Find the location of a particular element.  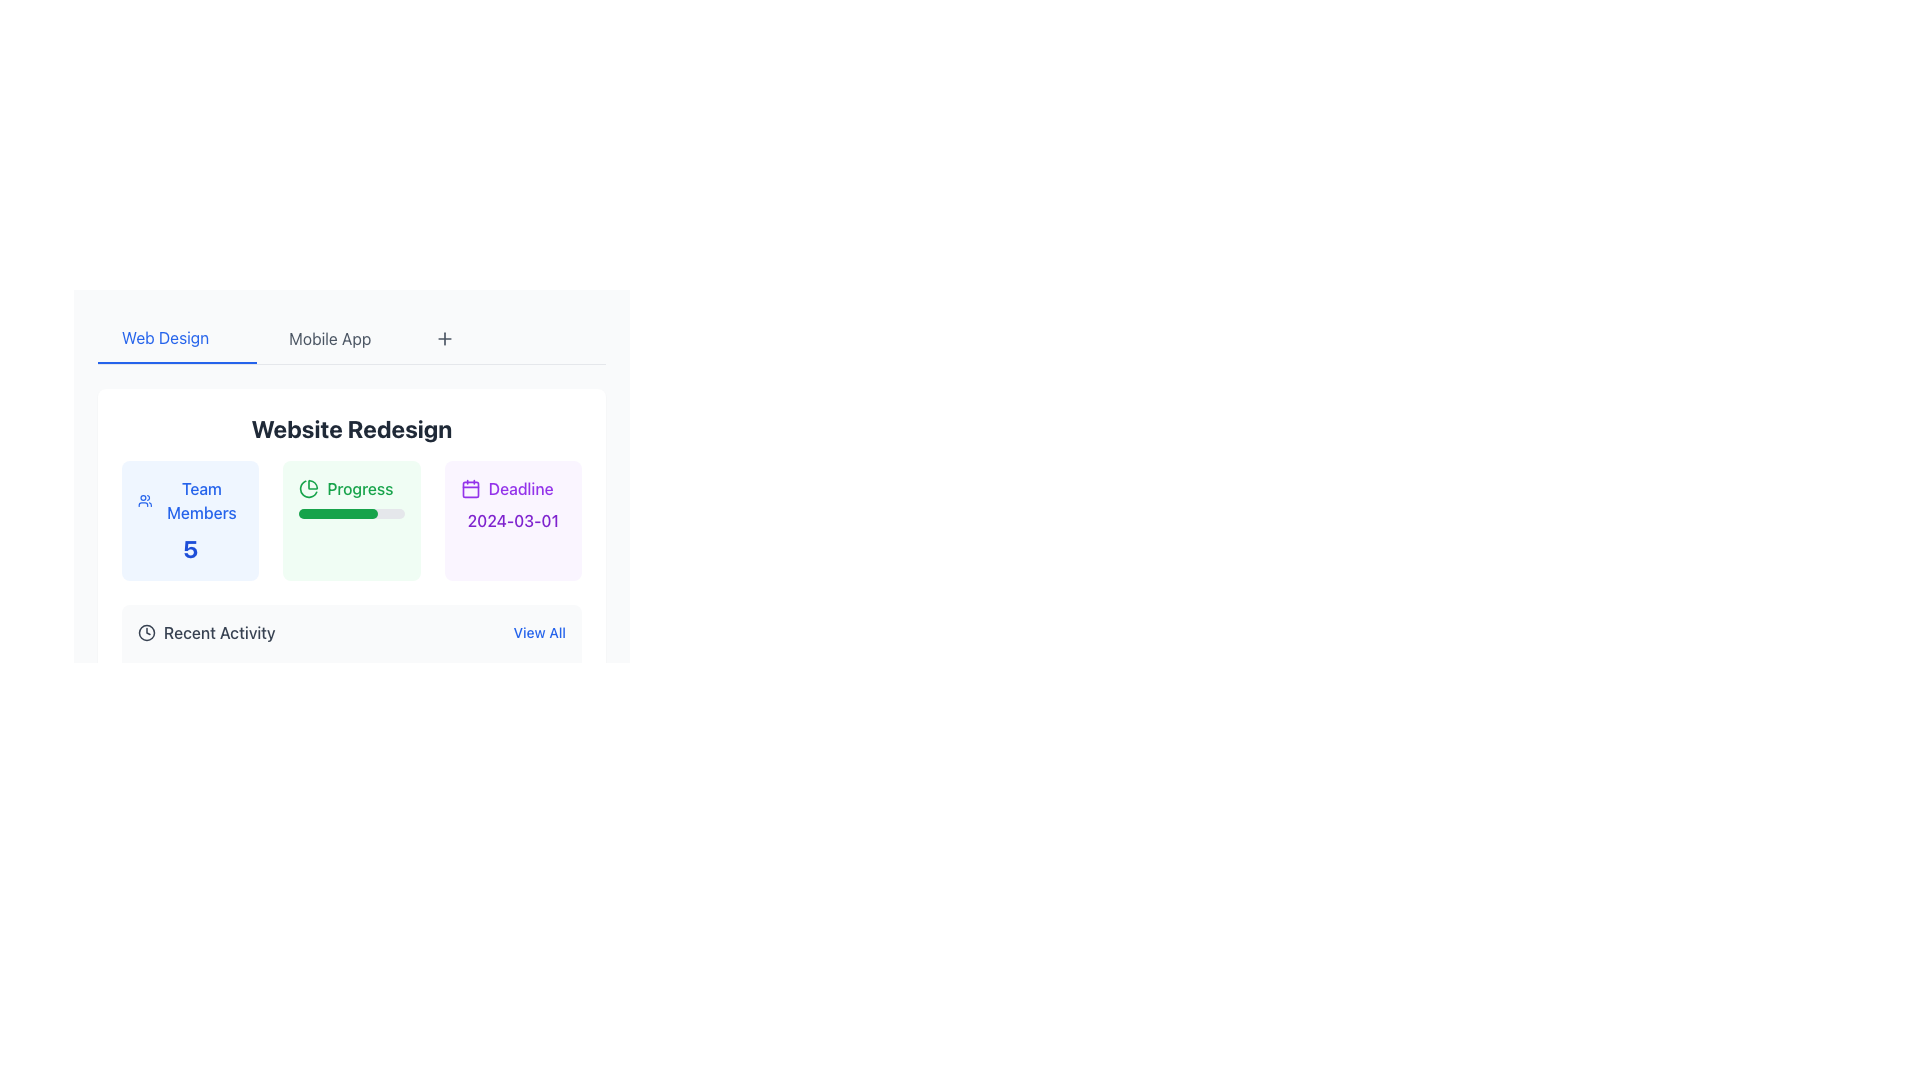

the plus-shaped button icon located in the top center area of the interface, adjacent to the 'Web Design' and 'Mobile App' tabs is located at coordinates (444, 338).